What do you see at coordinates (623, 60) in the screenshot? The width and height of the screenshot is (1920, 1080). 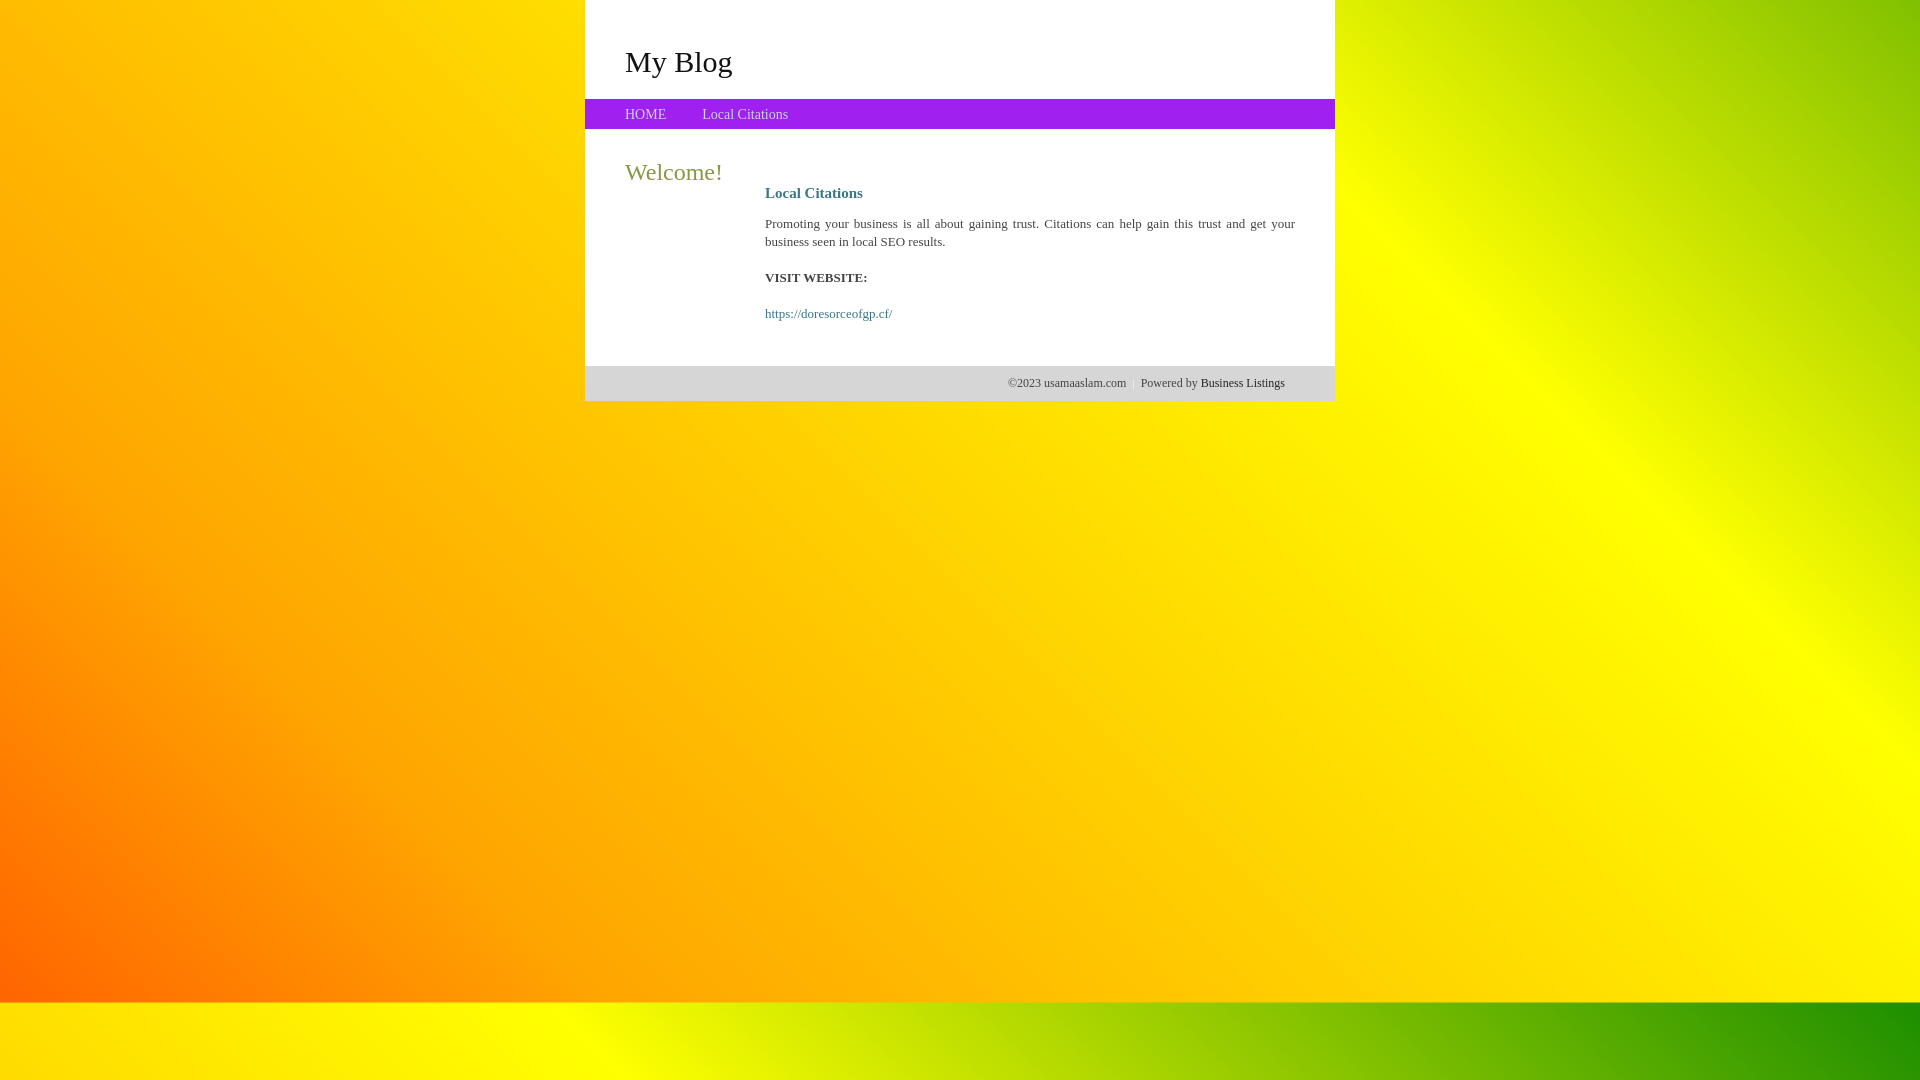 I see `'My Blog'` at bounding box center [623, 60].